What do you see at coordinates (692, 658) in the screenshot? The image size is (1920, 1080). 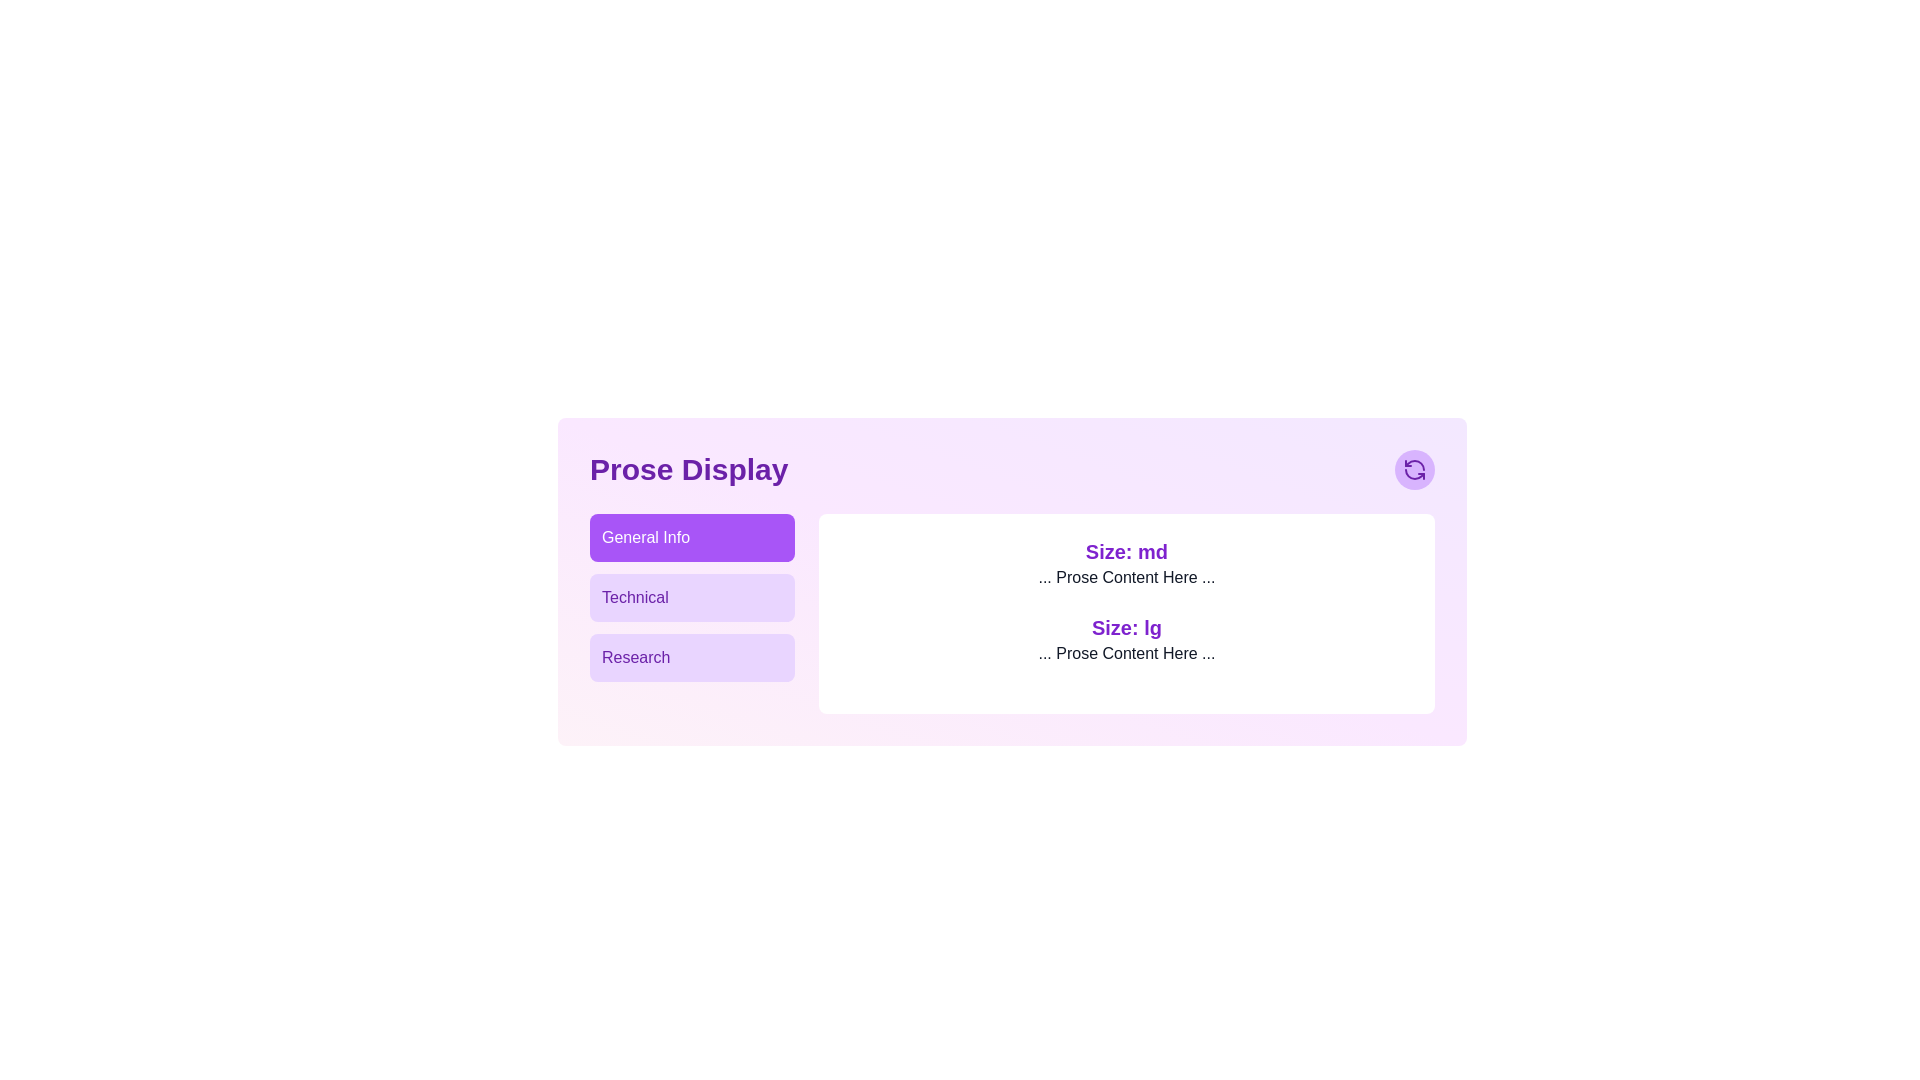 I see `the 'Research' button, which is the third button in the vertical group under 'Prose Display'` at bounding box center [692, 658].